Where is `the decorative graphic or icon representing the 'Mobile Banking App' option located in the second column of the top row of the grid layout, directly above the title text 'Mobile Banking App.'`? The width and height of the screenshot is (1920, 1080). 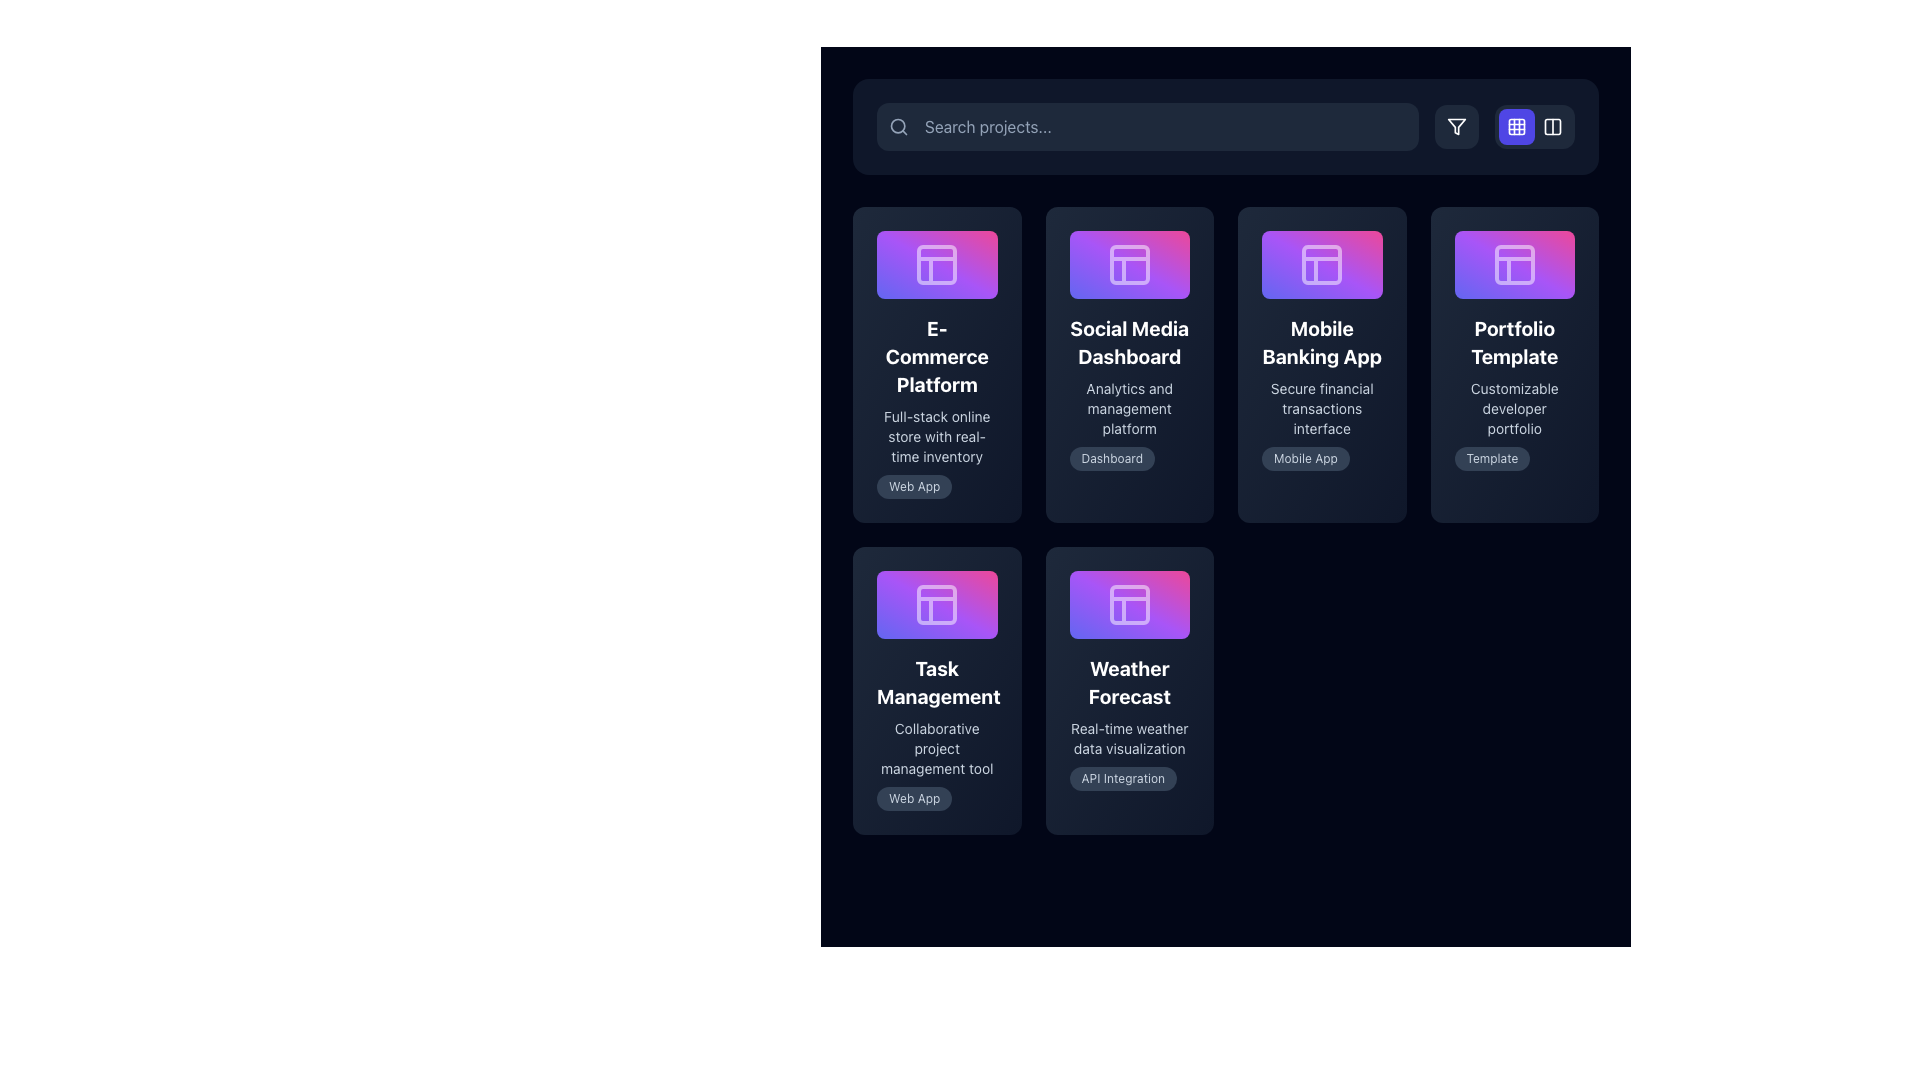 the decorative graphic or icon representing the 'Mobile Banking App' option located in the second column of the top row of the grid layout, directly above the title text 'Mobile Banking App.' is located at coordinates (1322, 263).